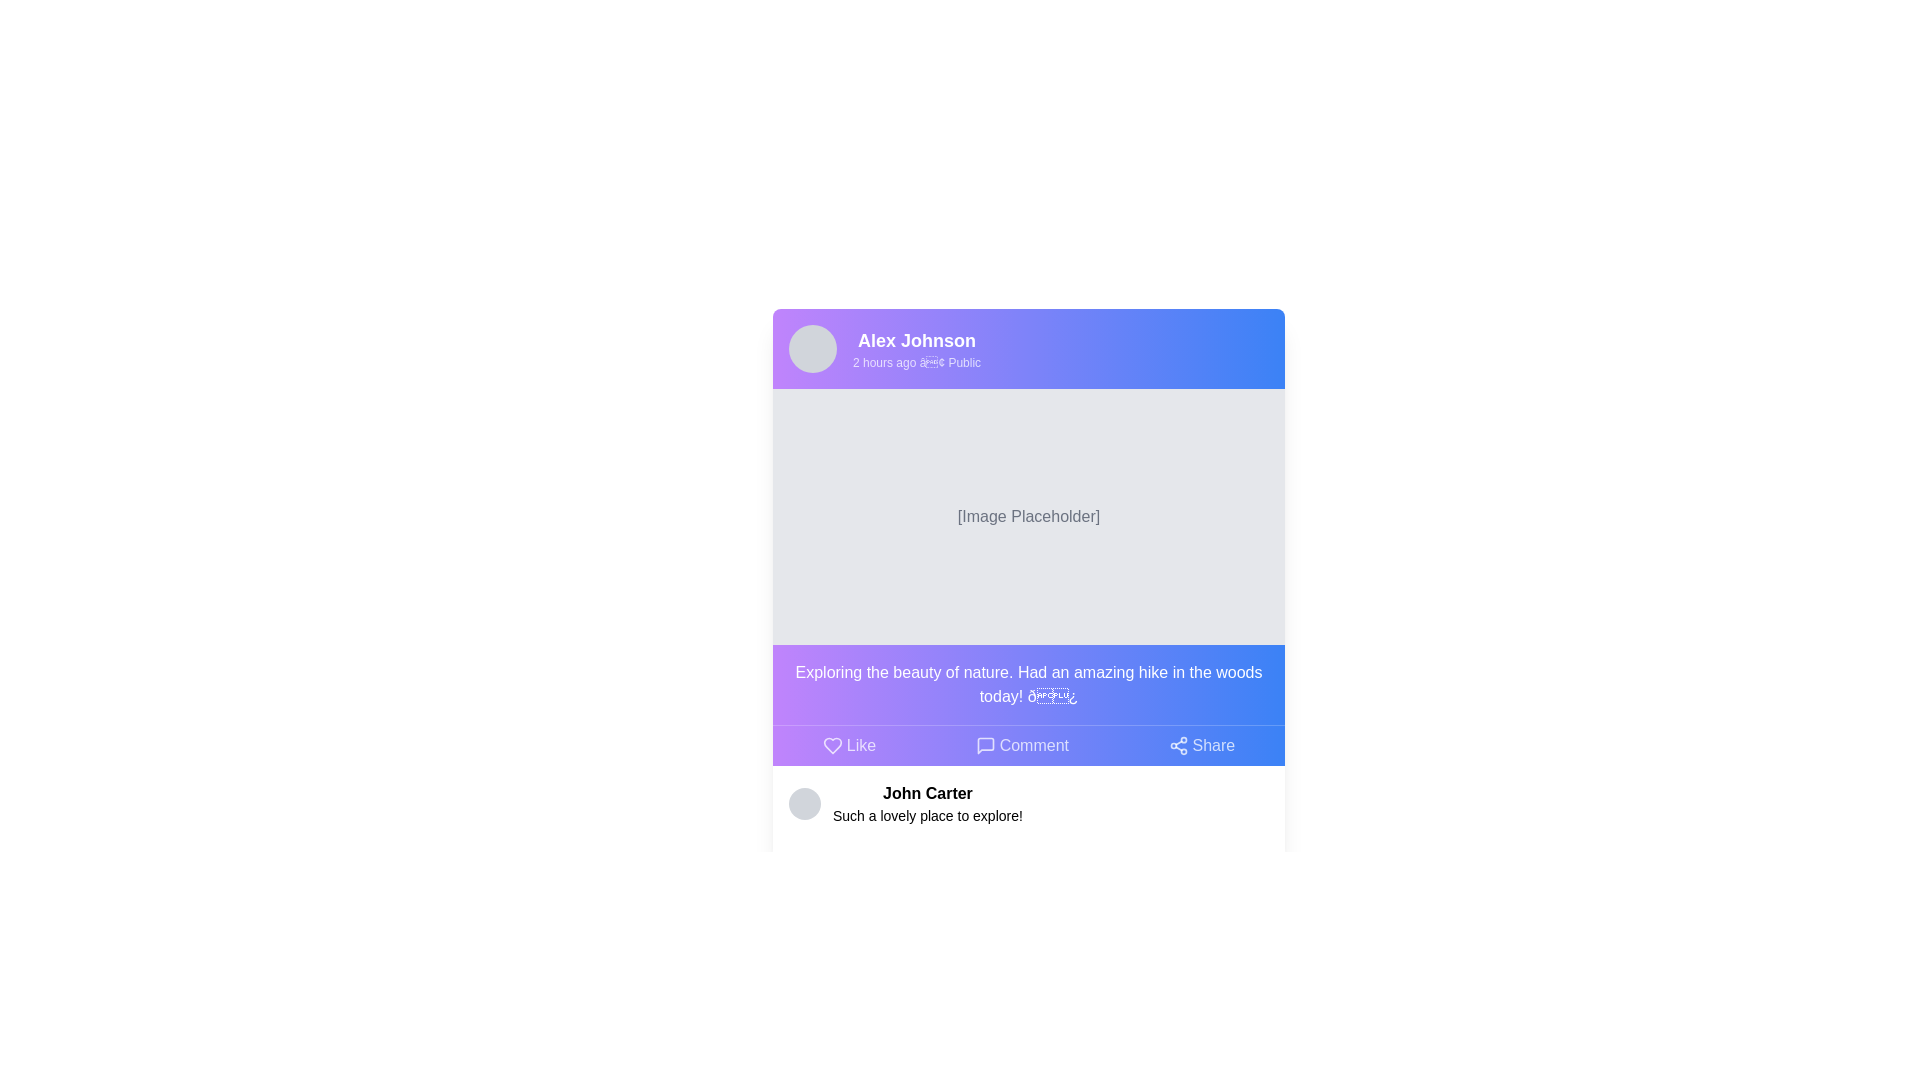 The width and height of the screenshot is (1920, 1080). What do you see at coordinates (915, 362) in the screenshot?
I see `the text label displaying '2 hours ago • Public', which is located below the user's name 'Alex Johnson' and above a gray circular user avatar in the content card` at bounding box center [915, 362].